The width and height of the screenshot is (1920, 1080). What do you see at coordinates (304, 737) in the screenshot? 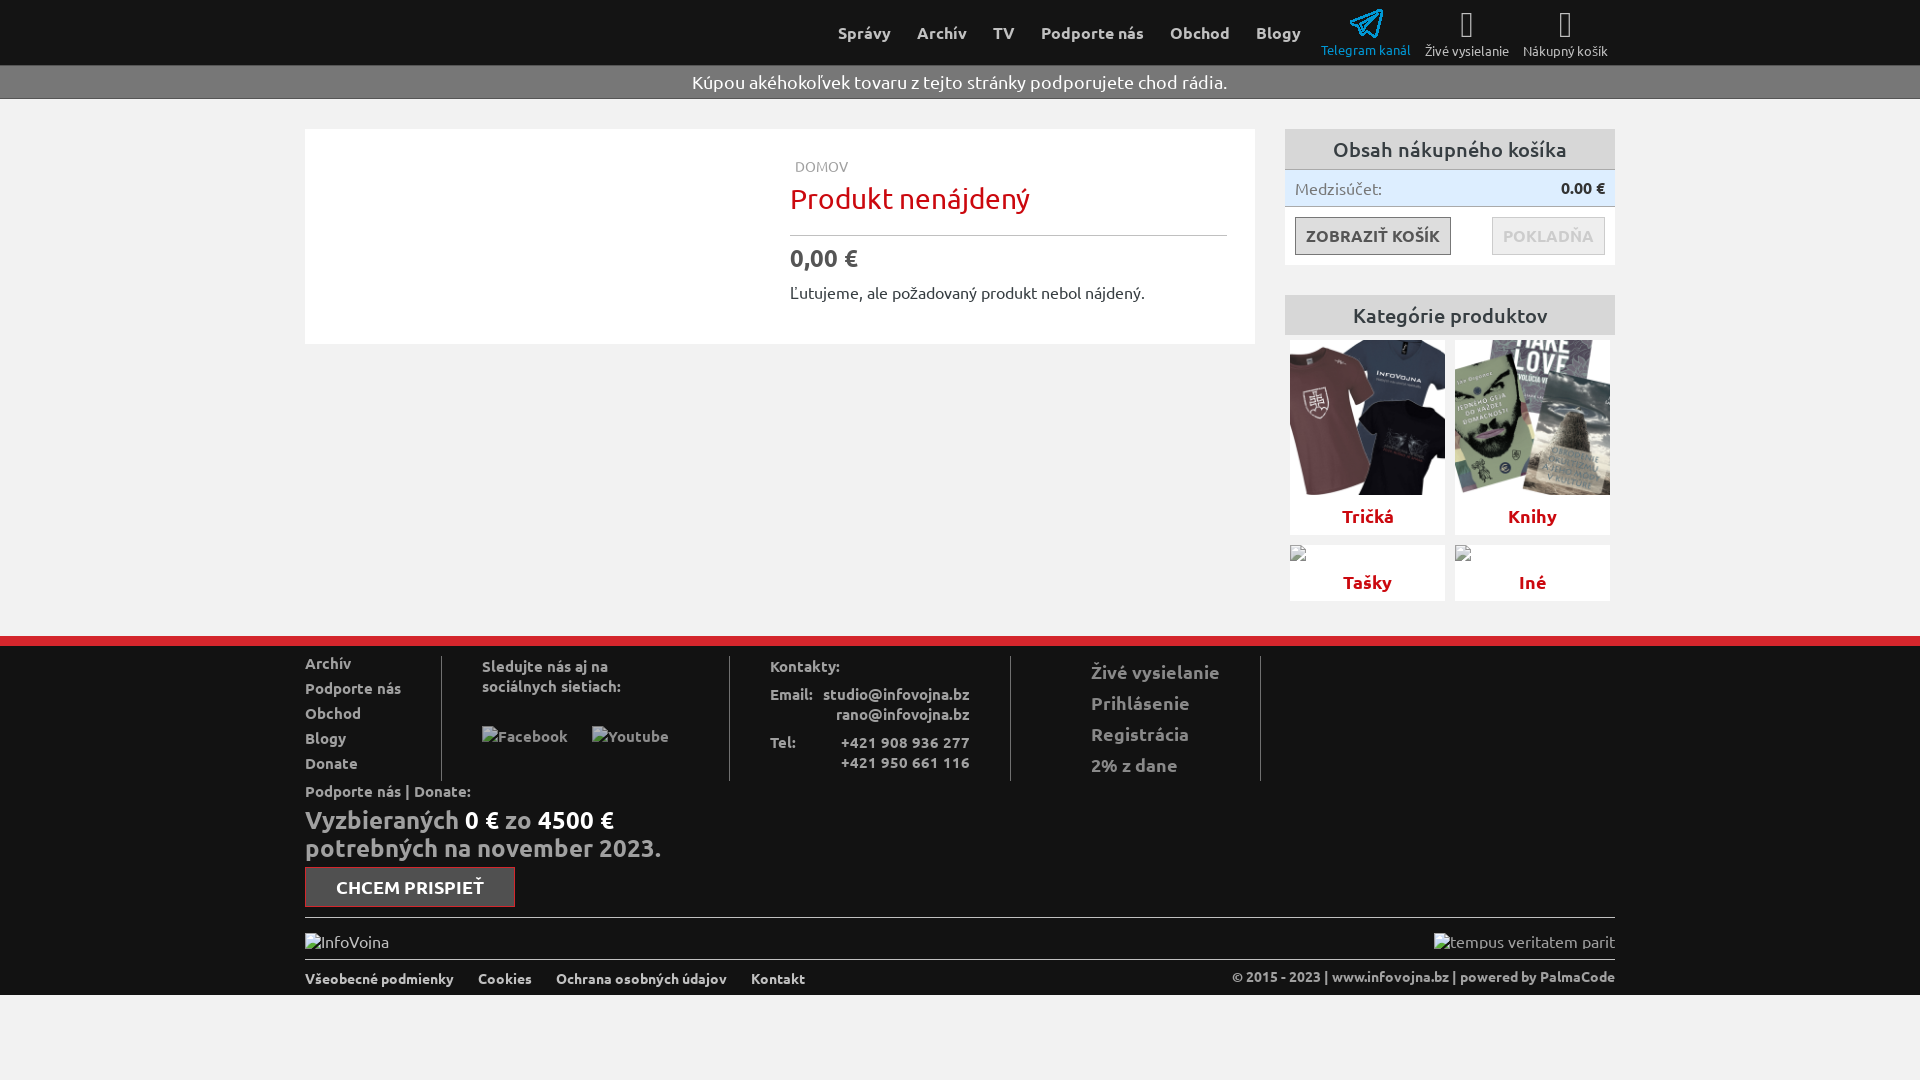
I see `'Blogy'` at bounding box center [304, 737].